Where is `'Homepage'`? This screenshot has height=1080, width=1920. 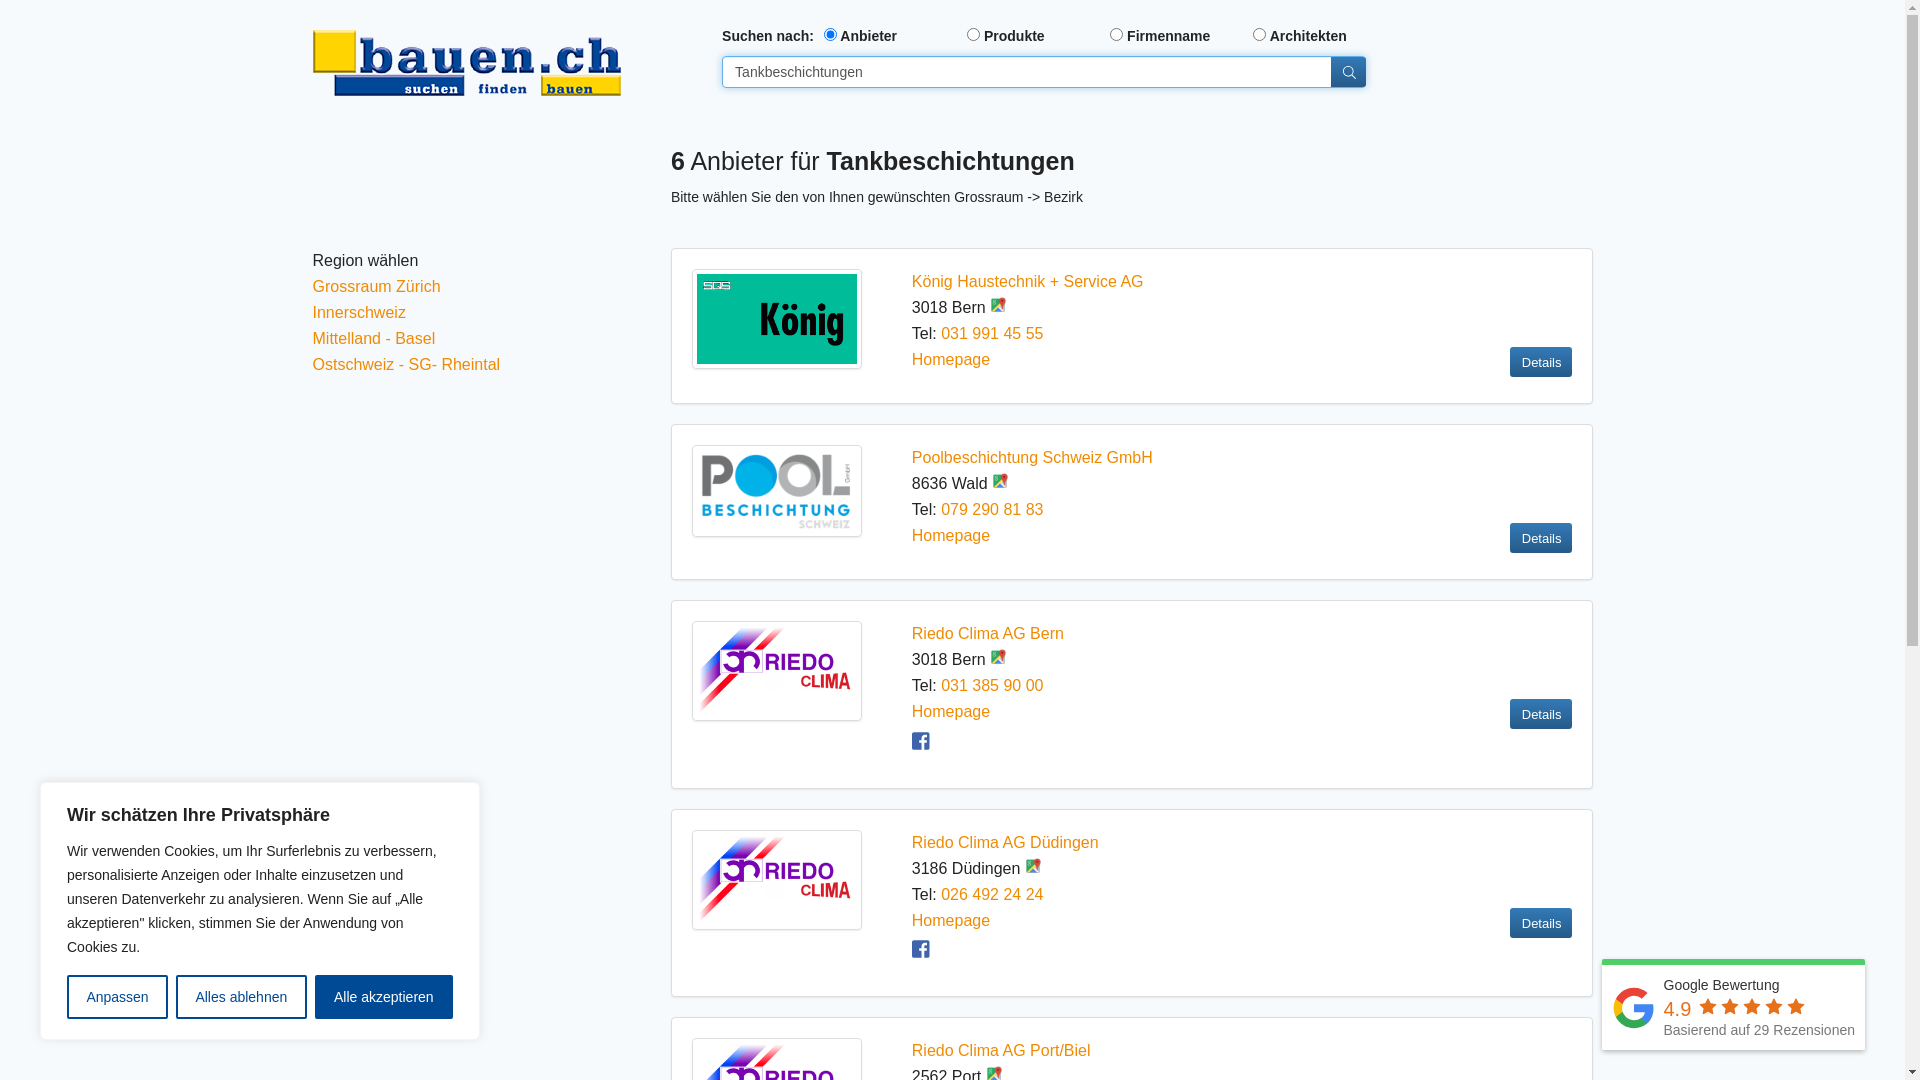 'Homepage' is located at coordinates (949, 358).